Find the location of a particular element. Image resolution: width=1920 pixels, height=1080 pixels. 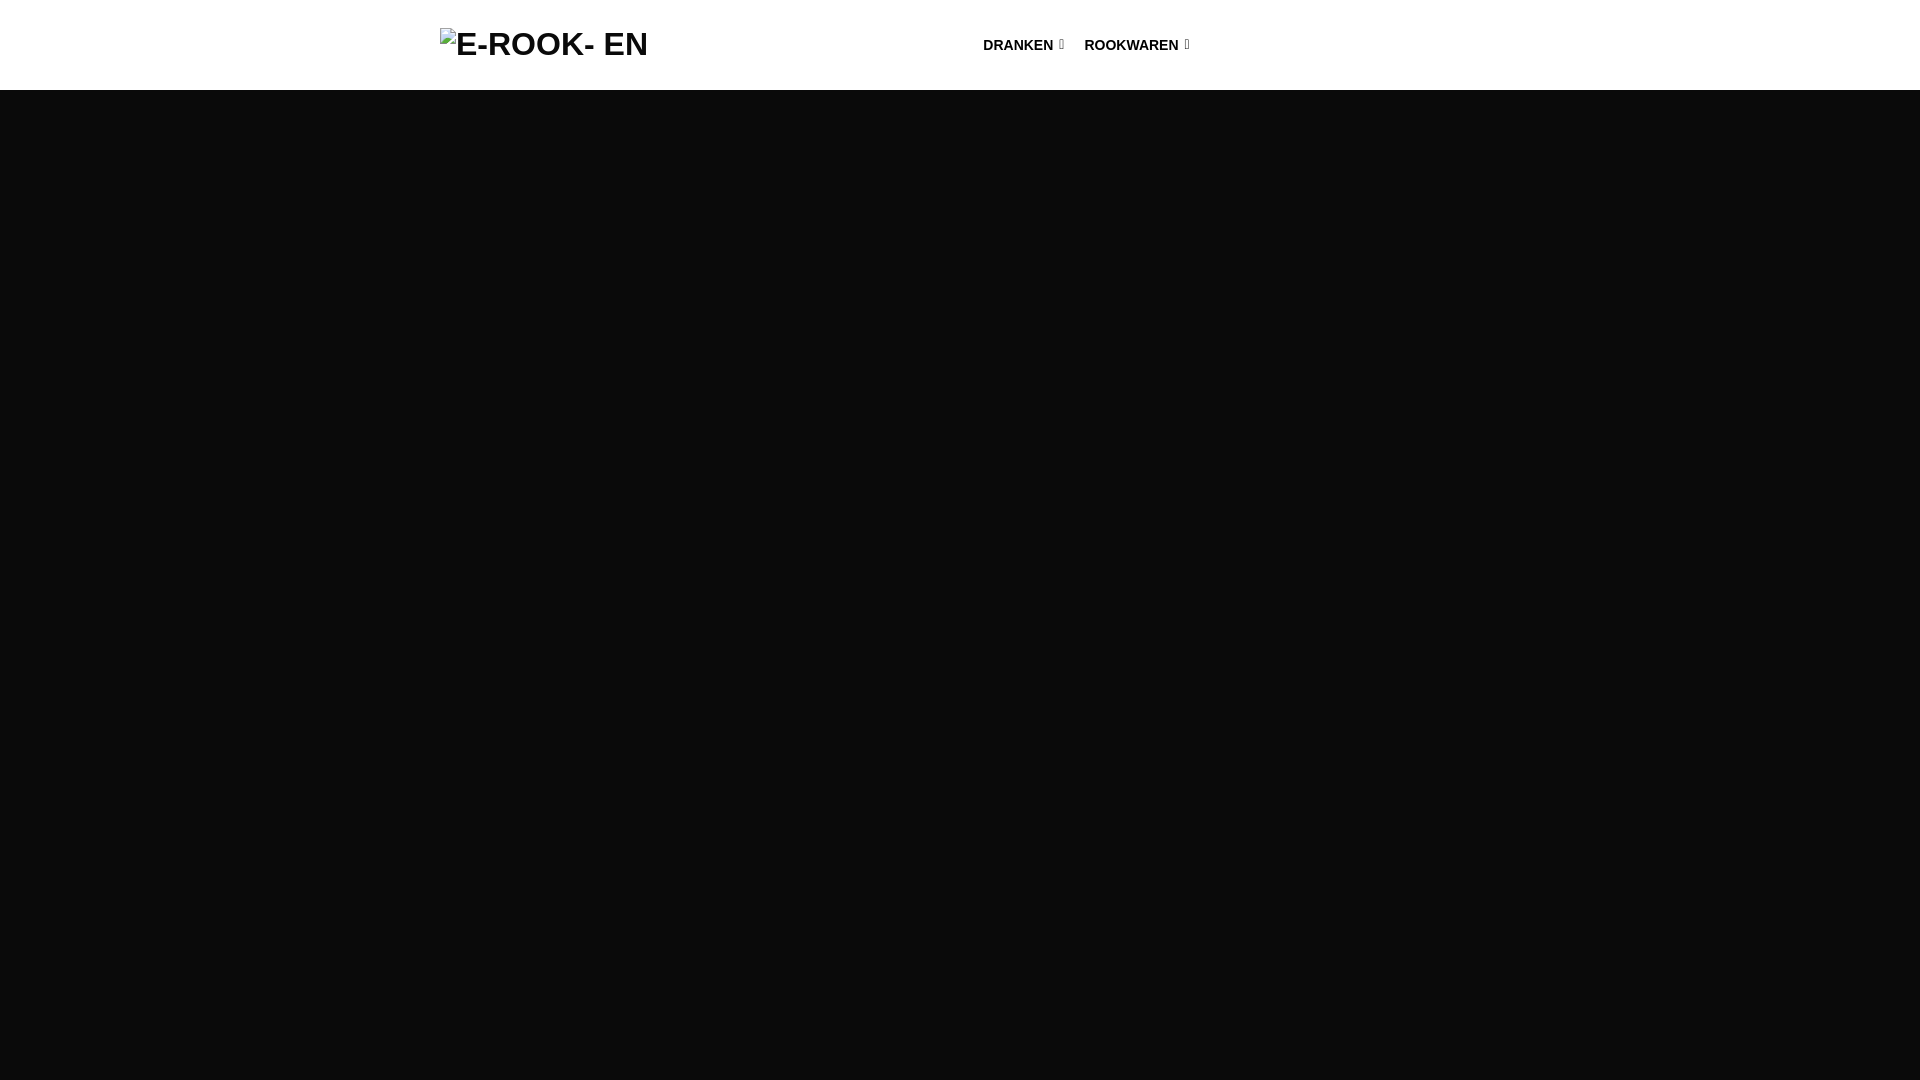

'DRANKEN' is located at coordinates (1023, 45).